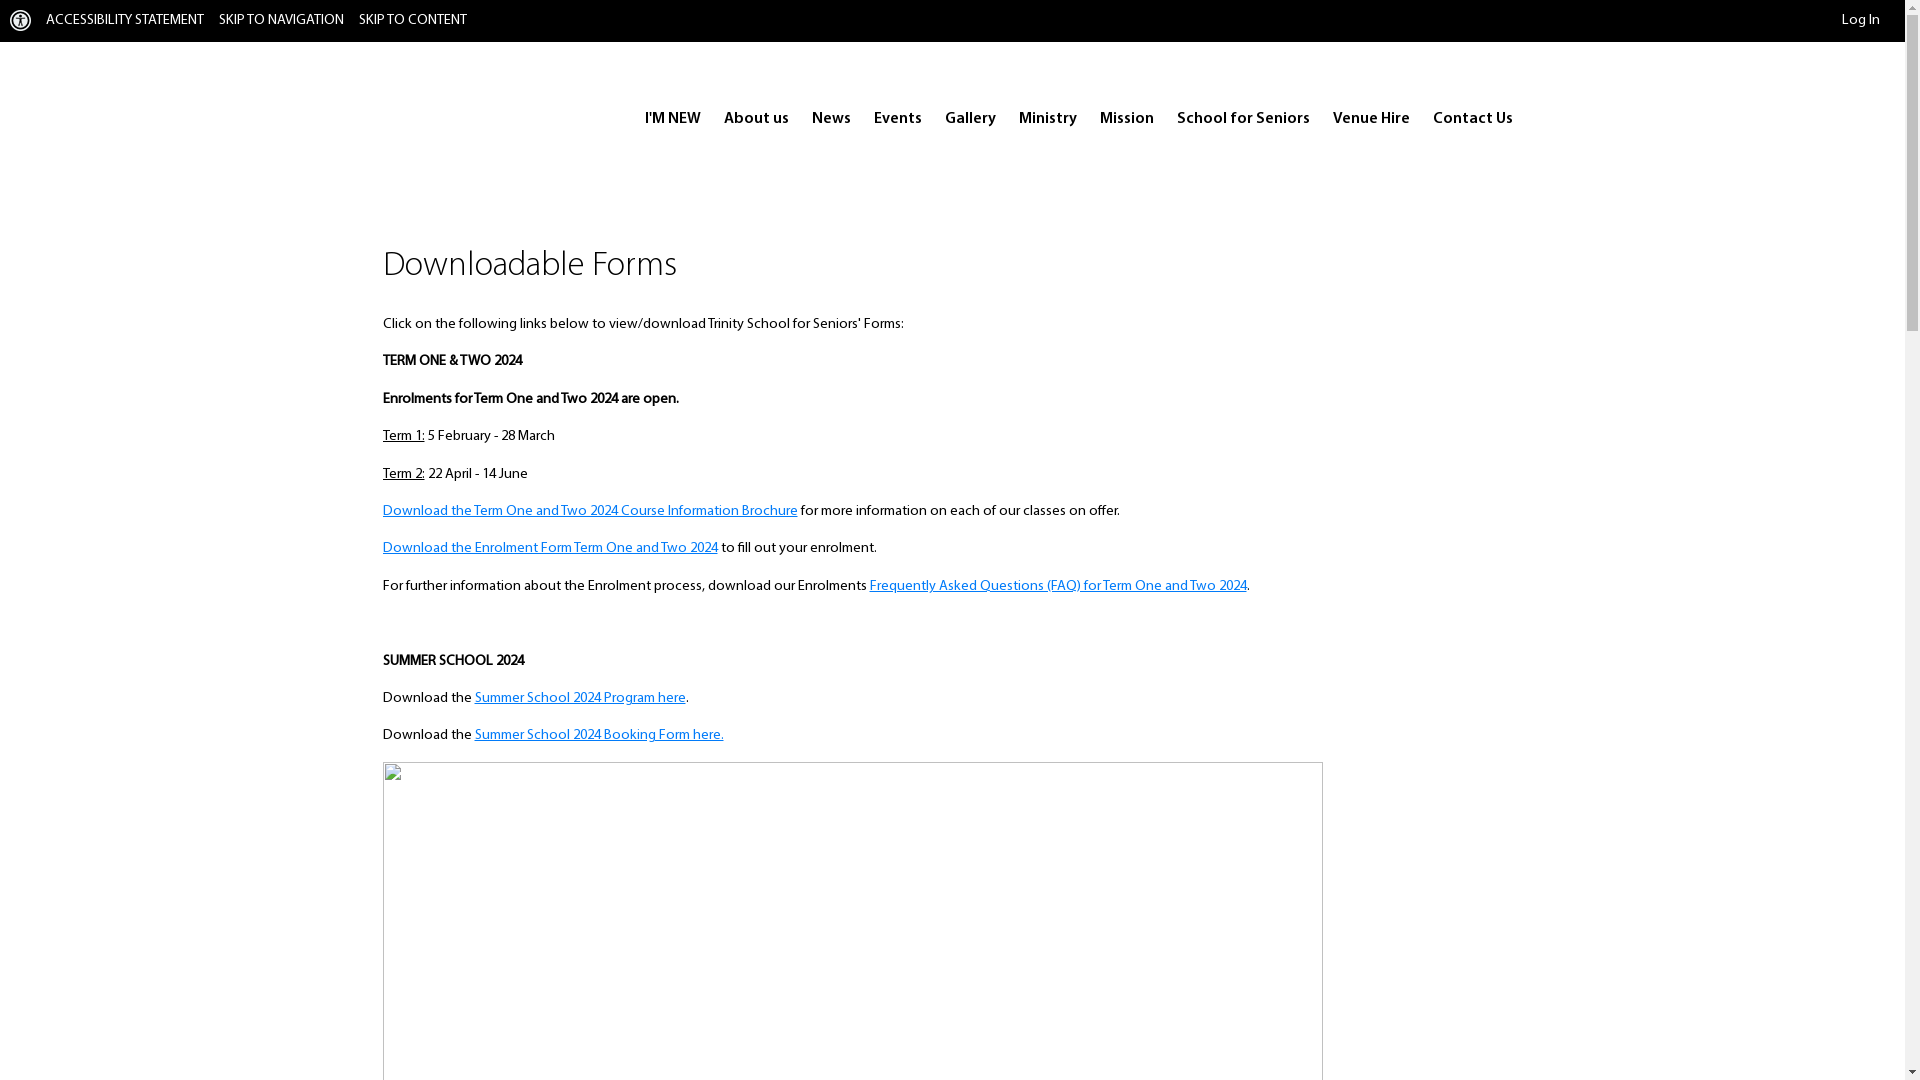 This screenshot has height=1080, width=1920. Describe the element at coordinates (123, 20) in the screenshot. I see `'ACCESSIBILITY STATEMENT'` at that location.